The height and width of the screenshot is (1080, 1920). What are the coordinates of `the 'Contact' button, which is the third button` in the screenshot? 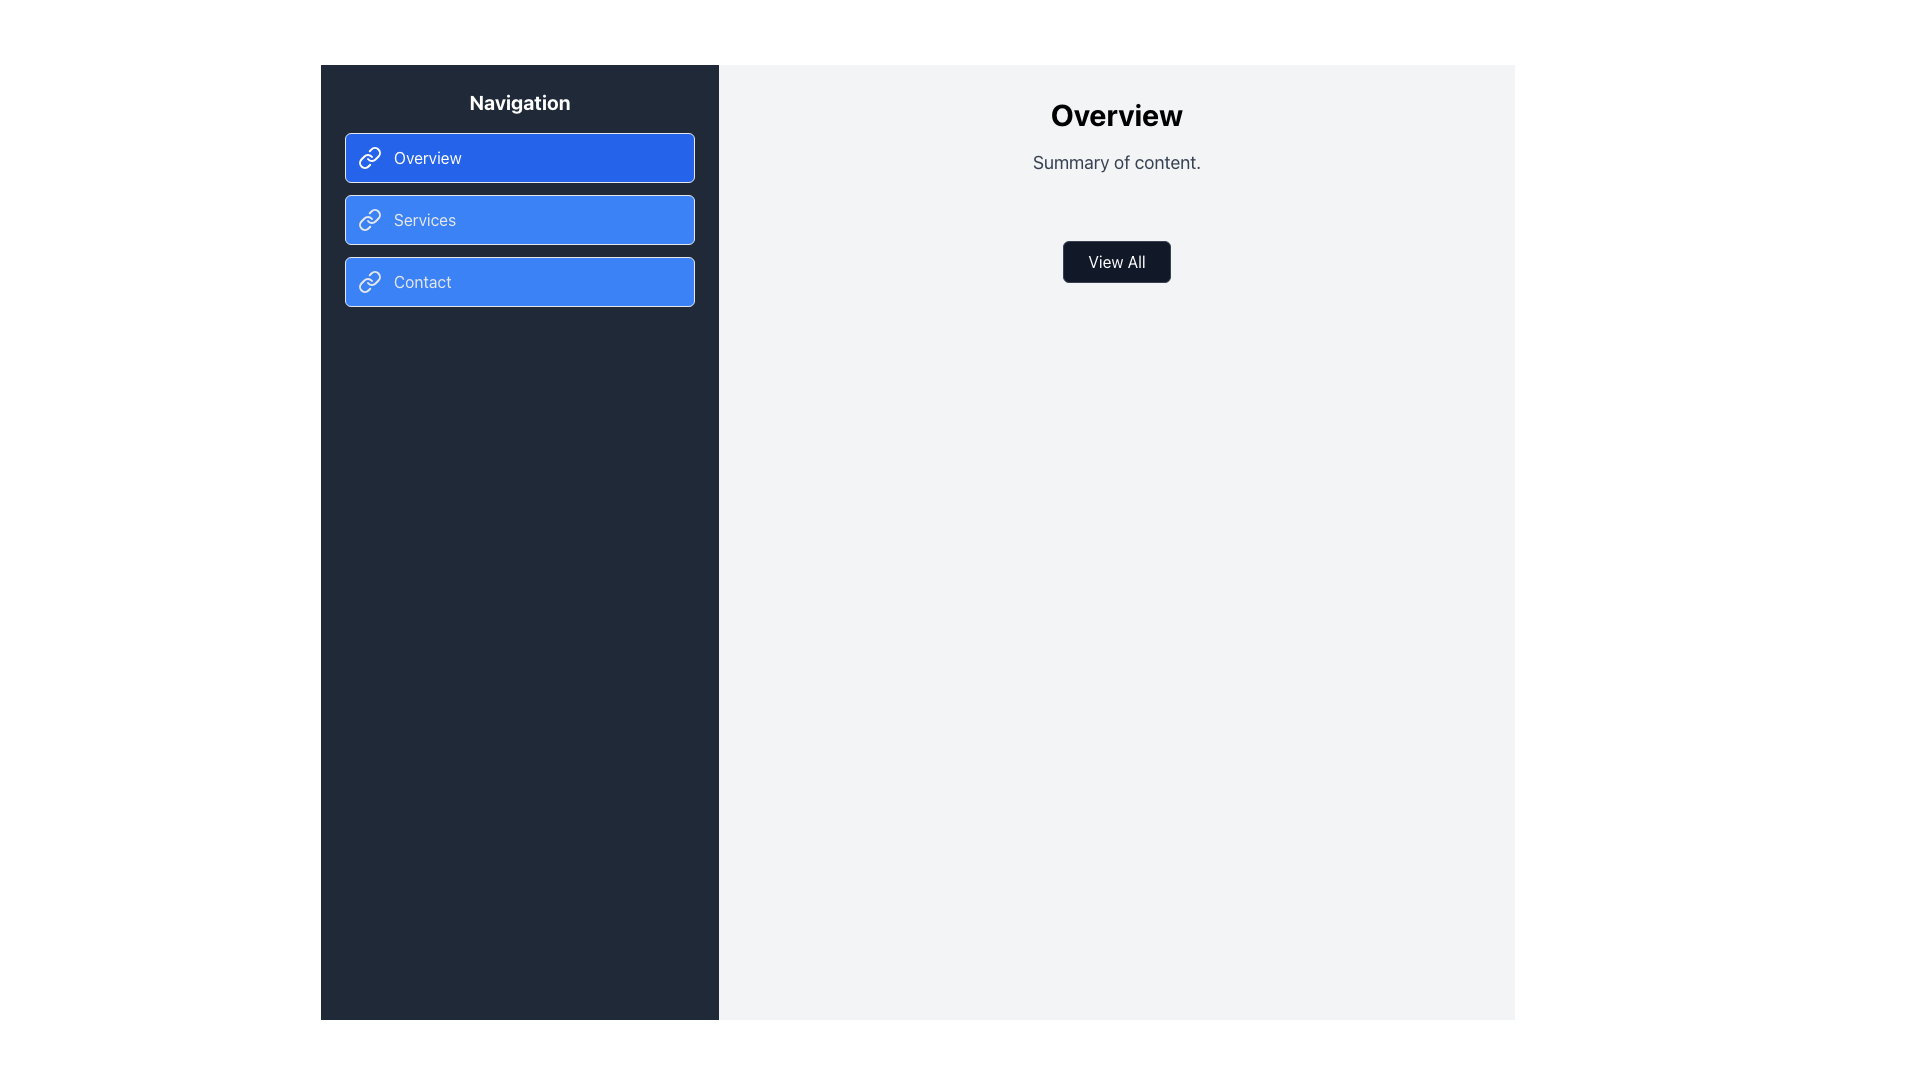 It's located at (519, 281).